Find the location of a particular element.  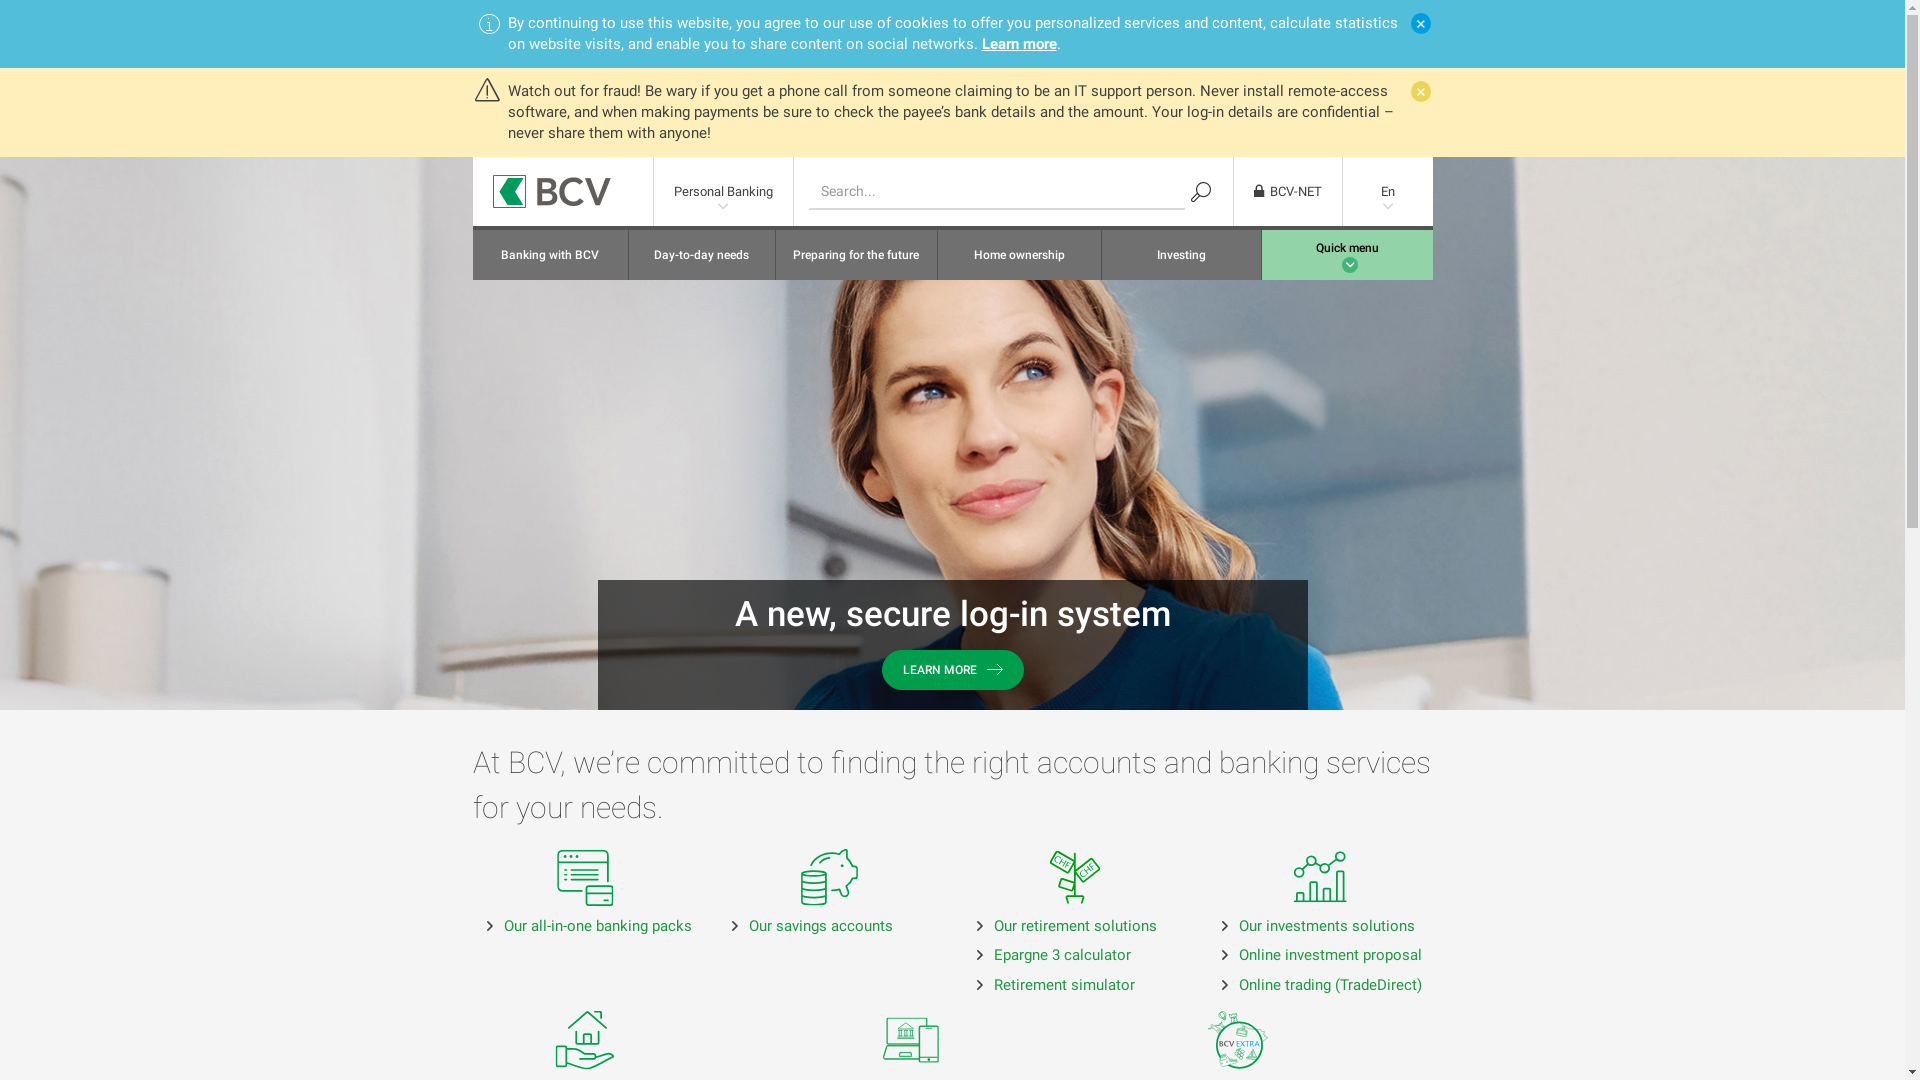

'Home ownership' is located at coordinates (1019, 253).